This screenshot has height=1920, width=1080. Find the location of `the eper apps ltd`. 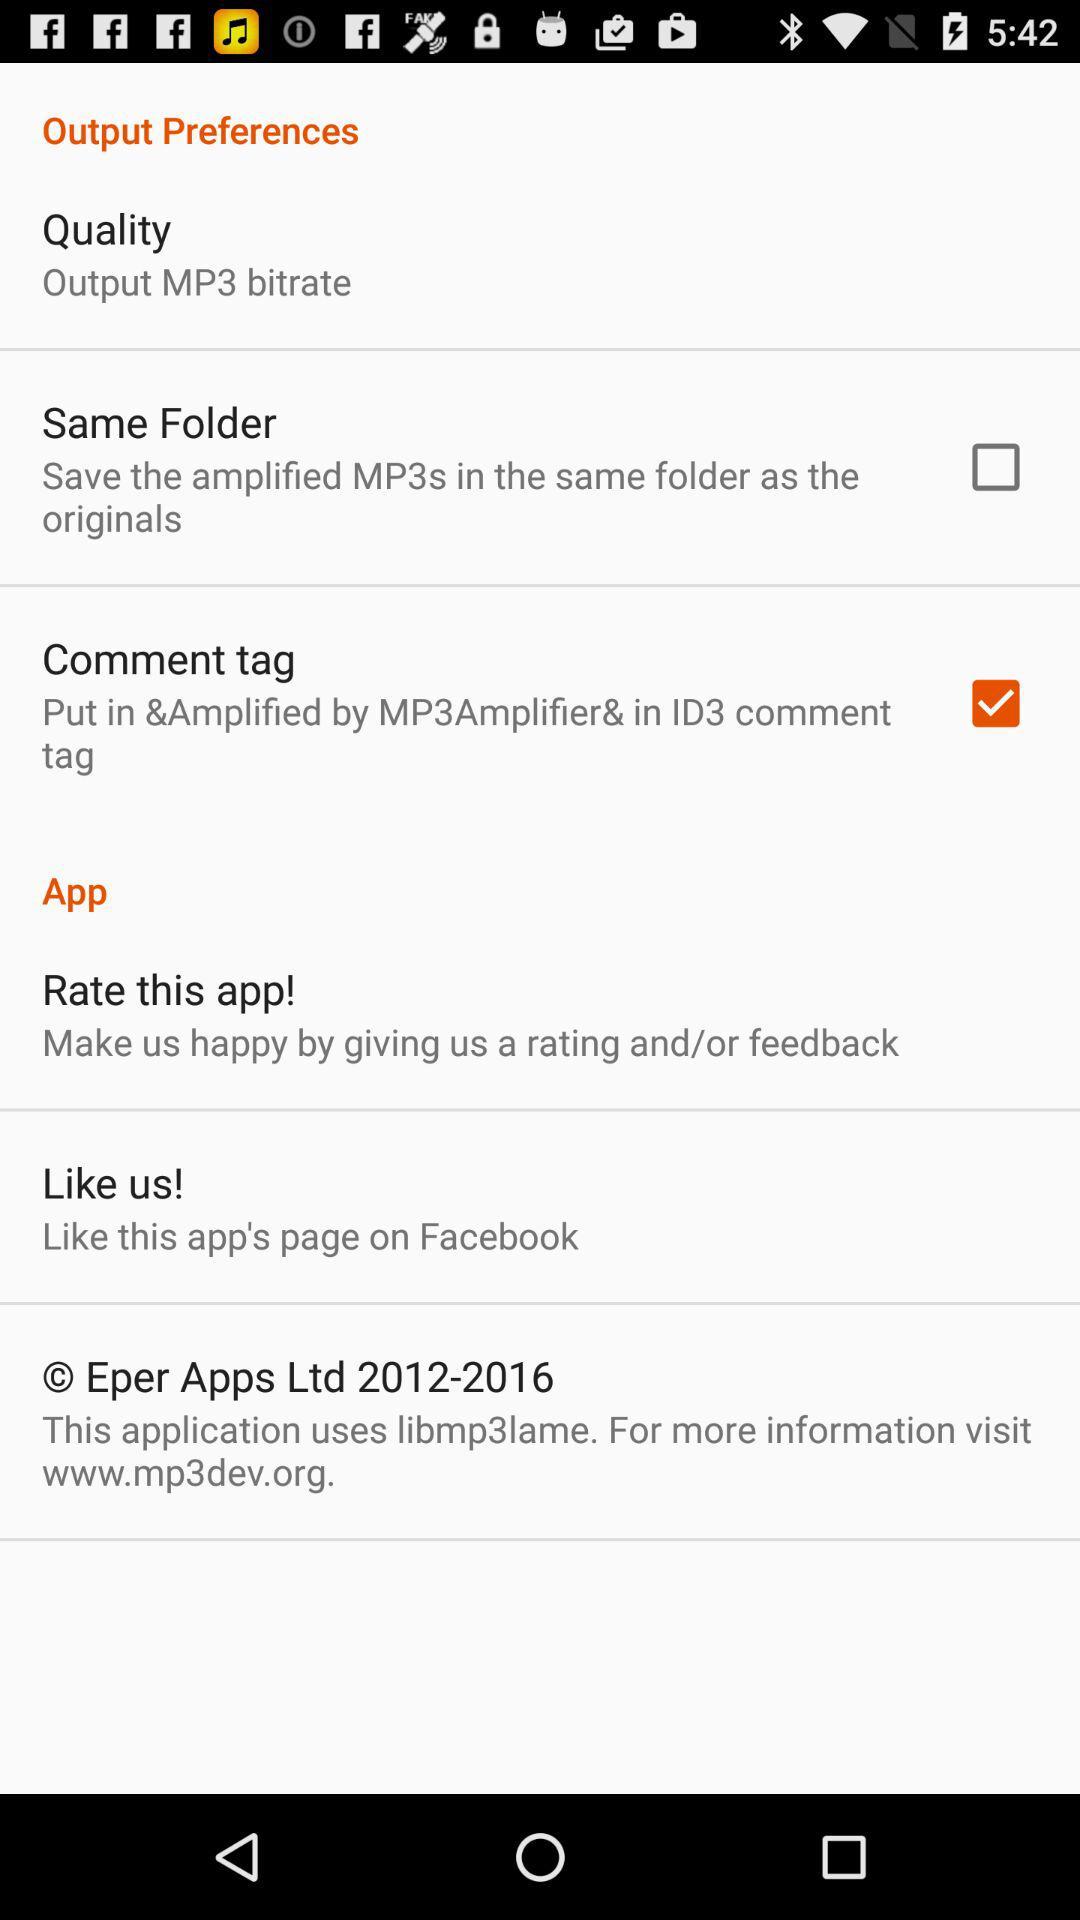

the eper apps ltd is located at coordinates (298, 1374).